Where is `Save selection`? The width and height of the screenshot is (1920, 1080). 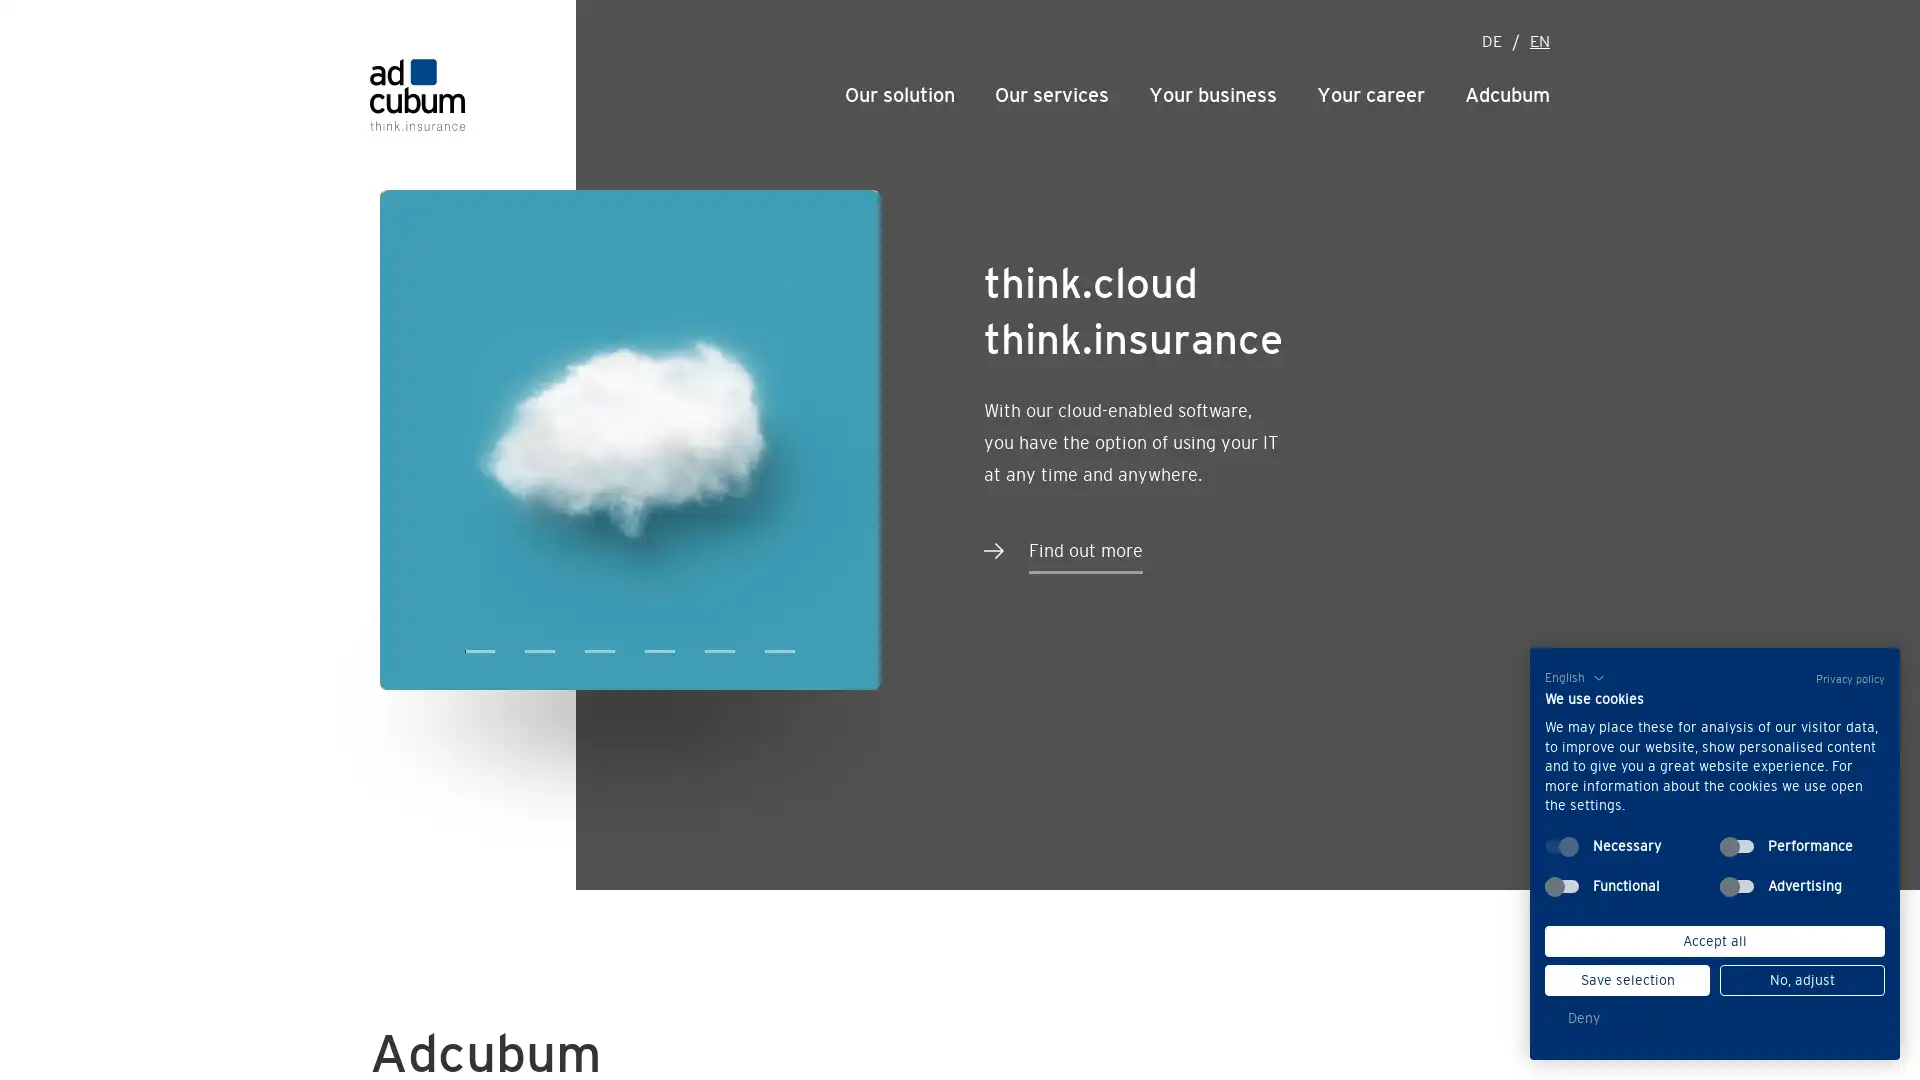 Save selection is located at coordinates (1627, 979).